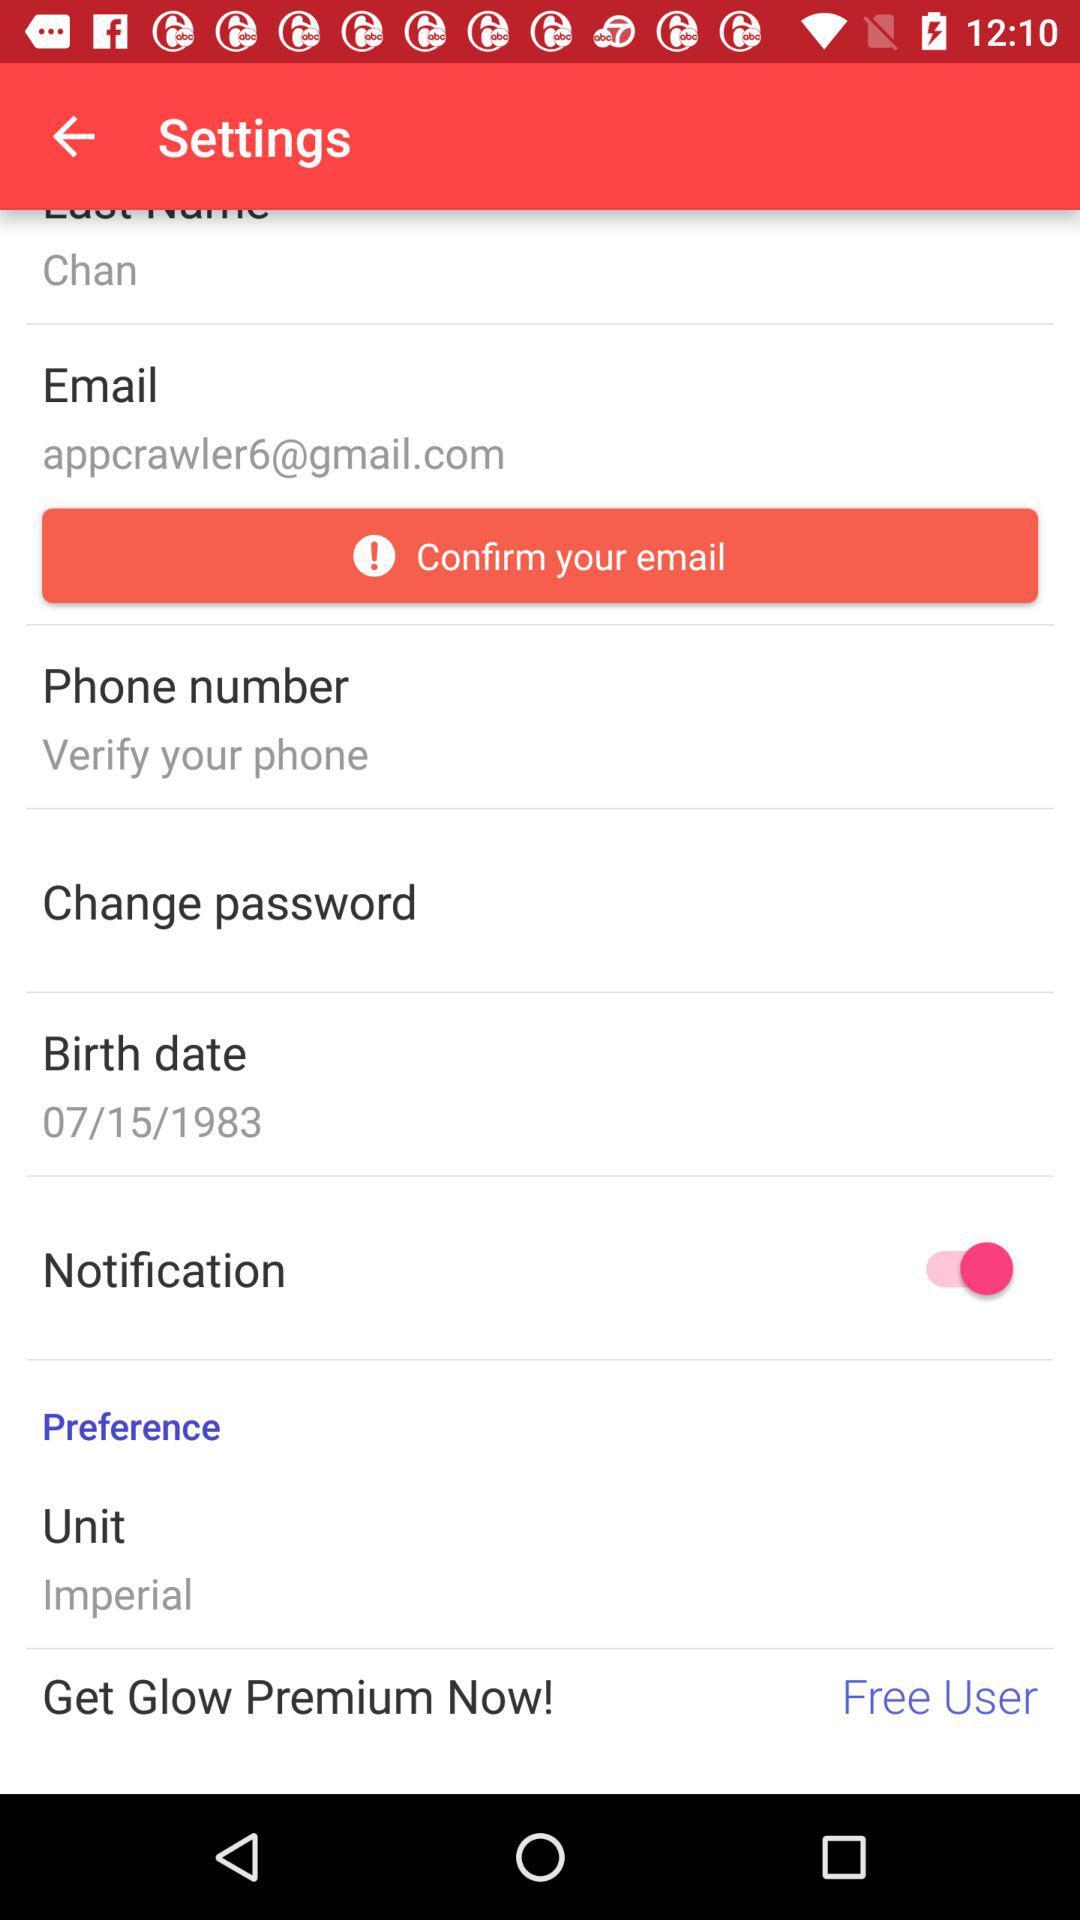  What do you see at coordinates (959, 1267) in the screenshot?
I see `notification` at bounding box center [959, 1267].